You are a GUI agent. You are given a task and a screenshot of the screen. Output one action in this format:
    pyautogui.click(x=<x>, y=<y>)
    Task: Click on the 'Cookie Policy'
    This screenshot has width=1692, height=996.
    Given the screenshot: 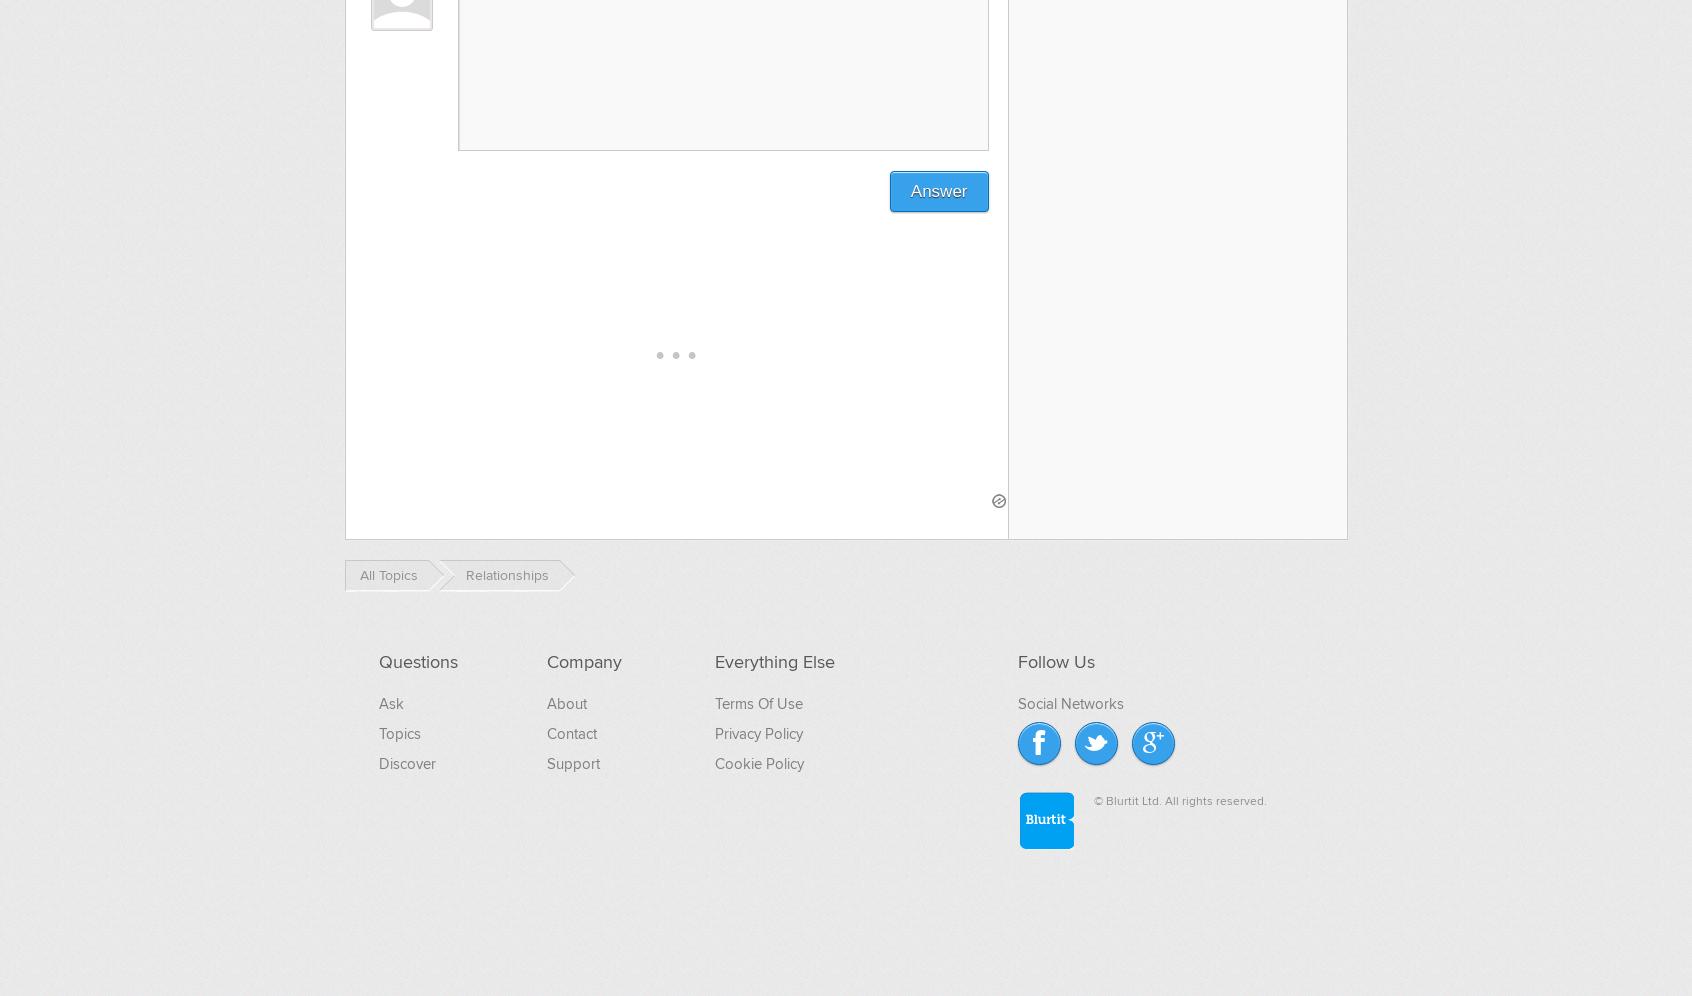 What is the action you would take?
    pyautogui.click(x=757, y=763)
    